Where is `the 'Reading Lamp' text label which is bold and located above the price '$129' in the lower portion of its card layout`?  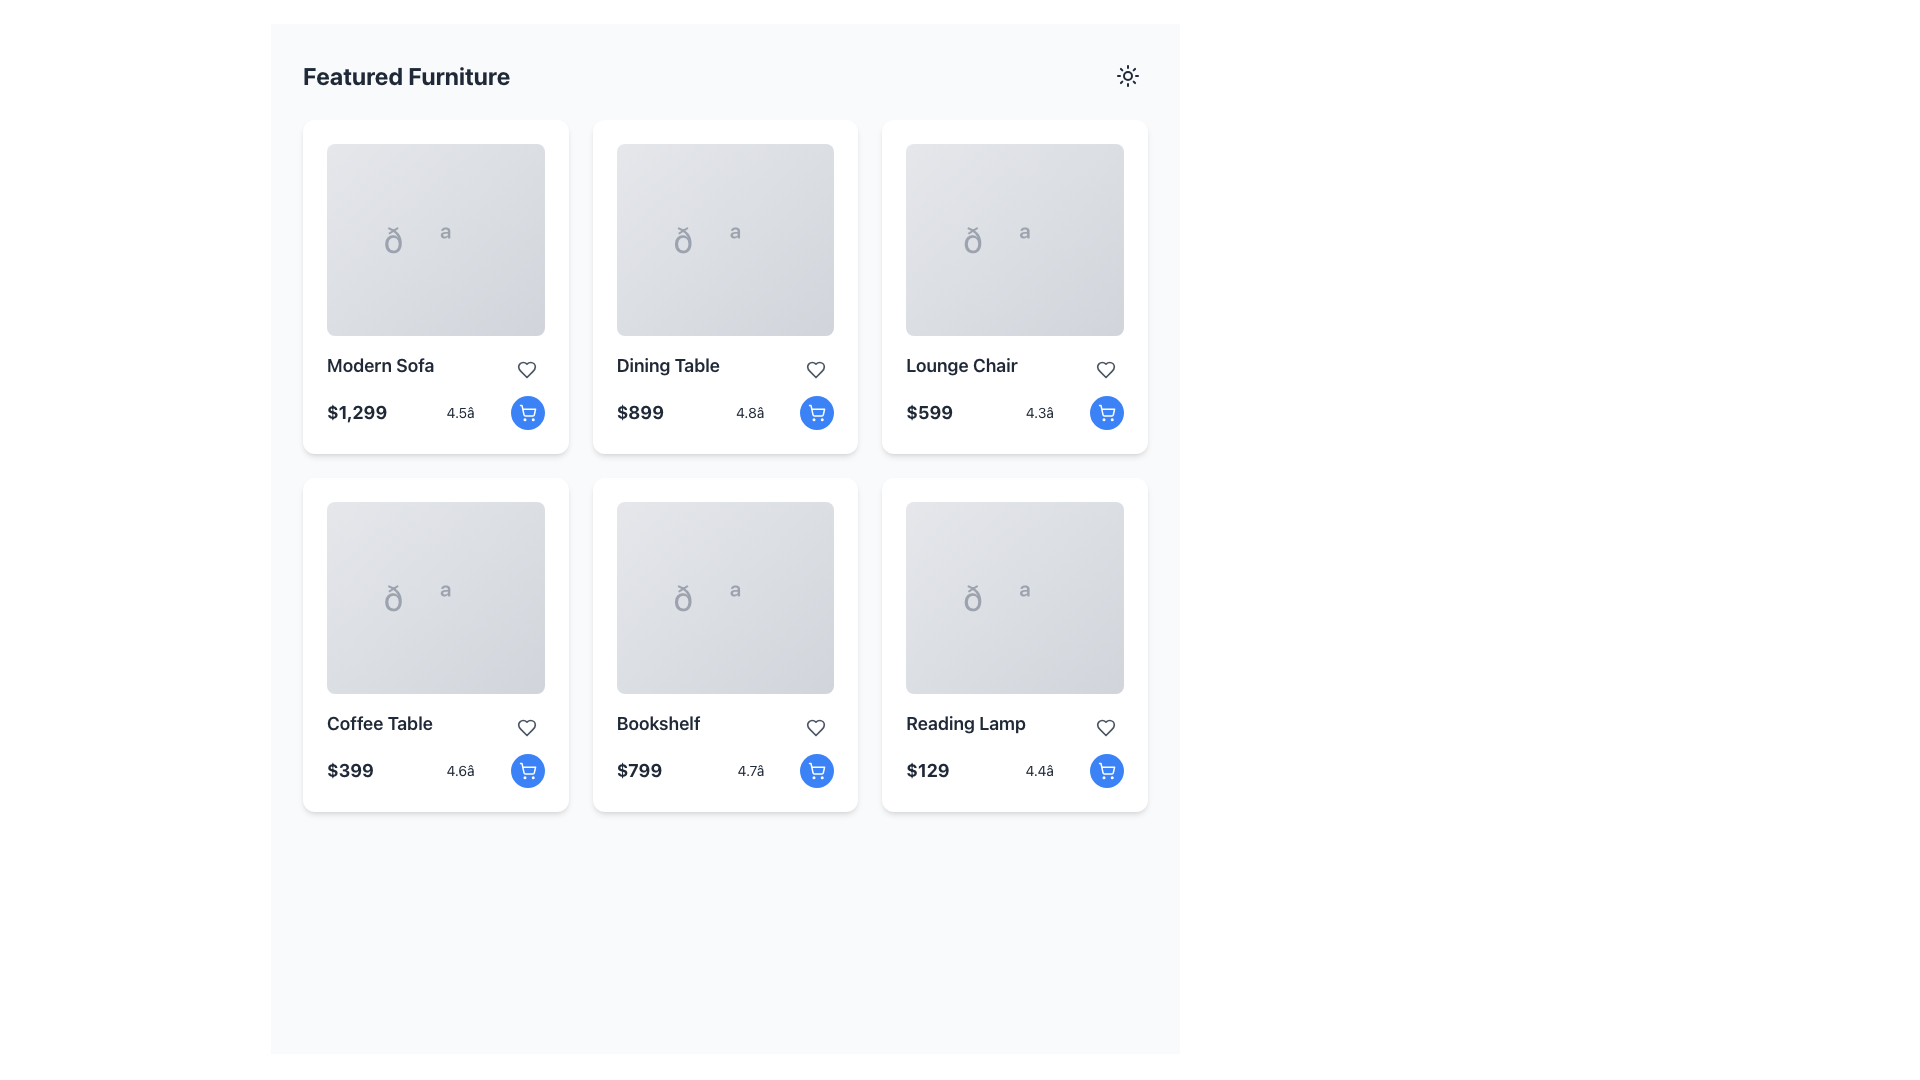
the 'Reading Lamp' text label which is bold and located above the price '$129' in the lower portion of its card layout is located at coordinates (1015, 728).